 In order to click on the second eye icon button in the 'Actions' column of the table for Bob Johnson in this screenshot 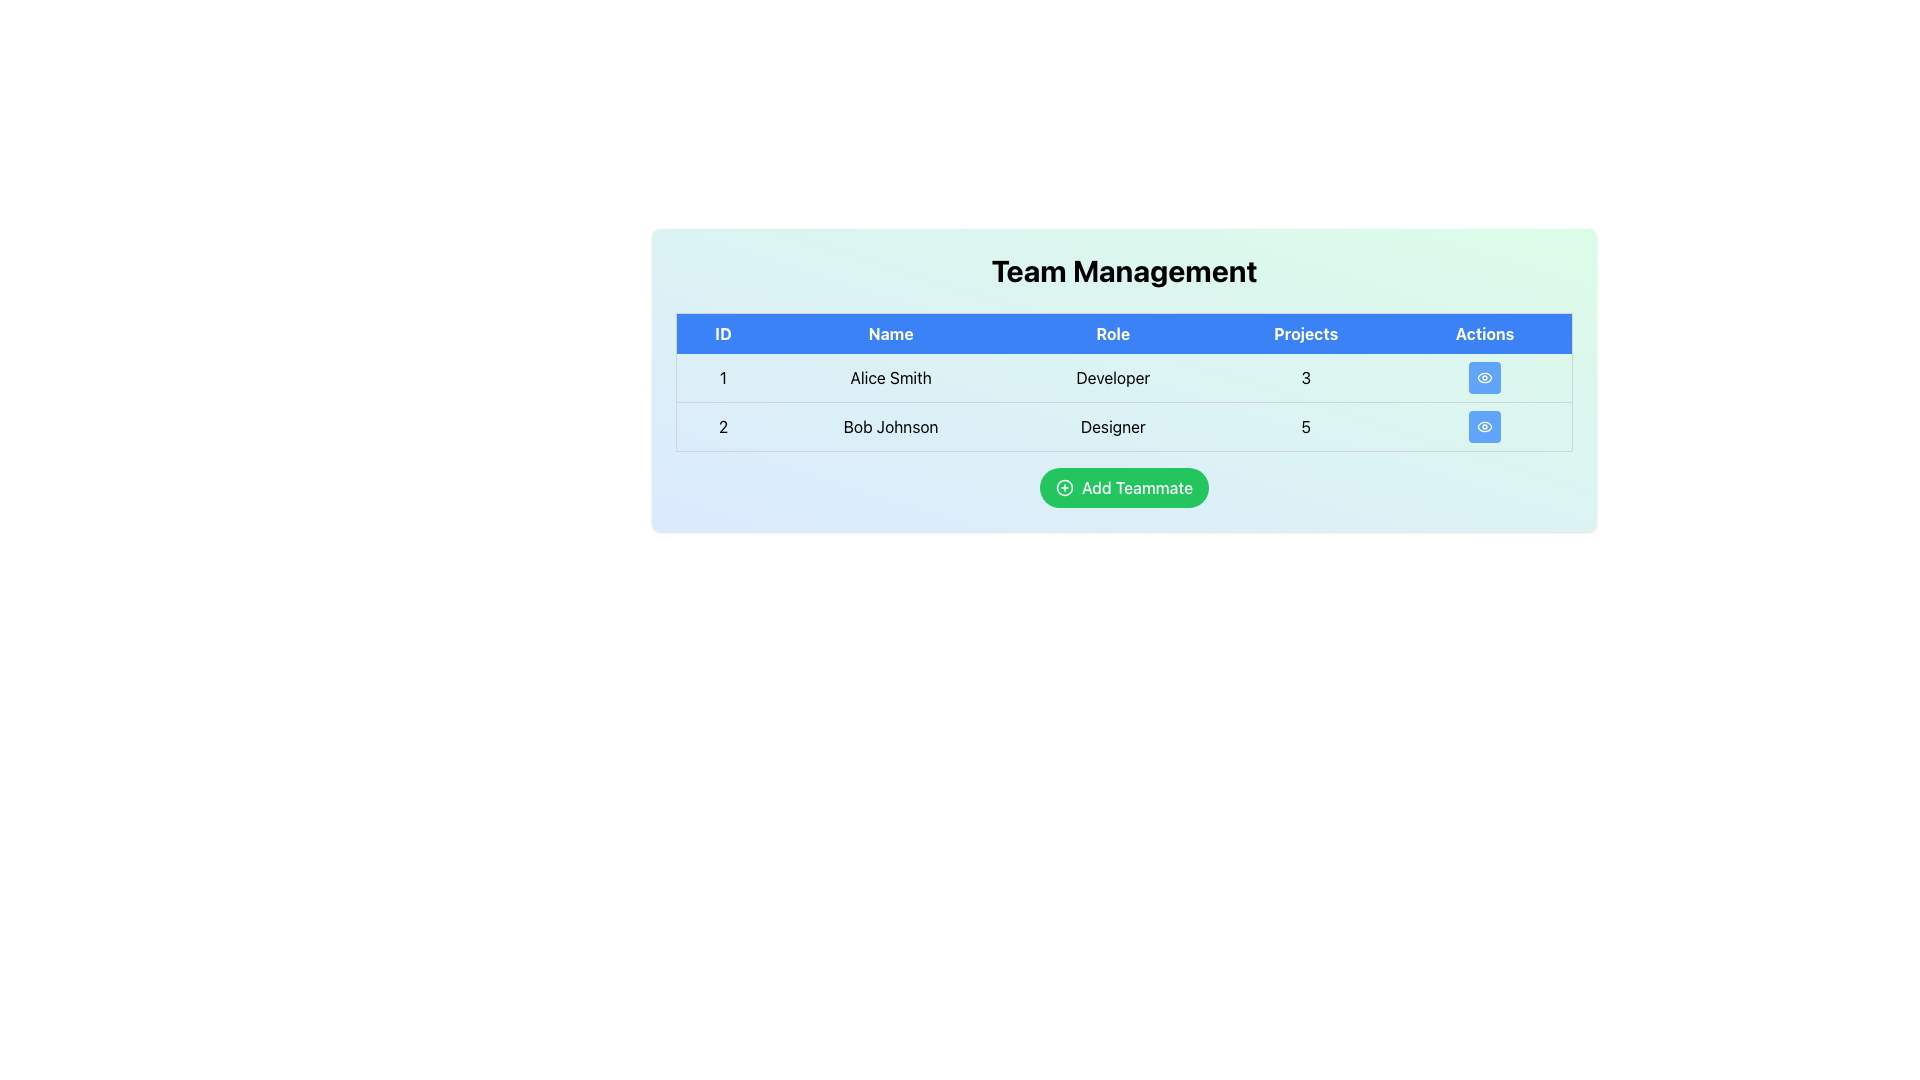, I will do `click(1485, 426)`.